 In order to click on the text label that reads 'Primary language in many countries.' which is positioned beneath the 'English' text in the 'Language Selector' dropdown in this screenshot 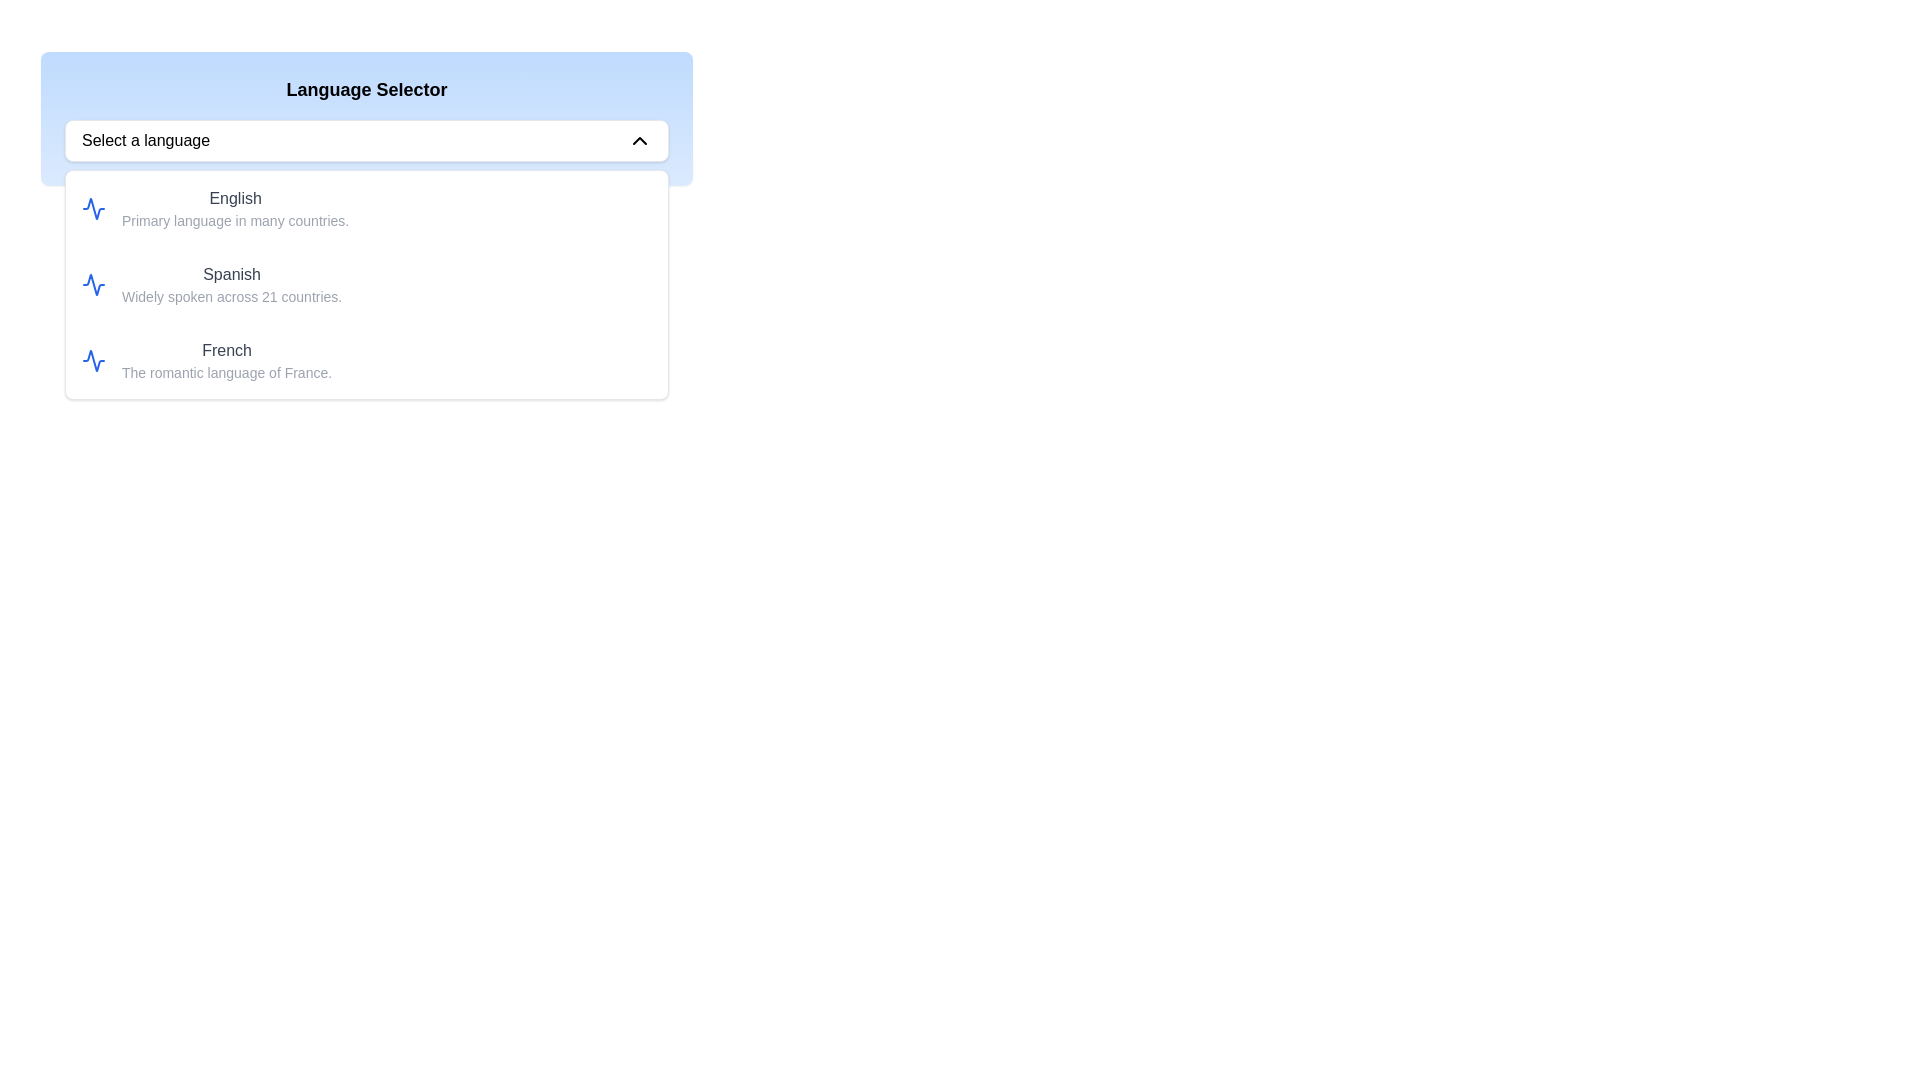, I will do `click(235, 220)`.